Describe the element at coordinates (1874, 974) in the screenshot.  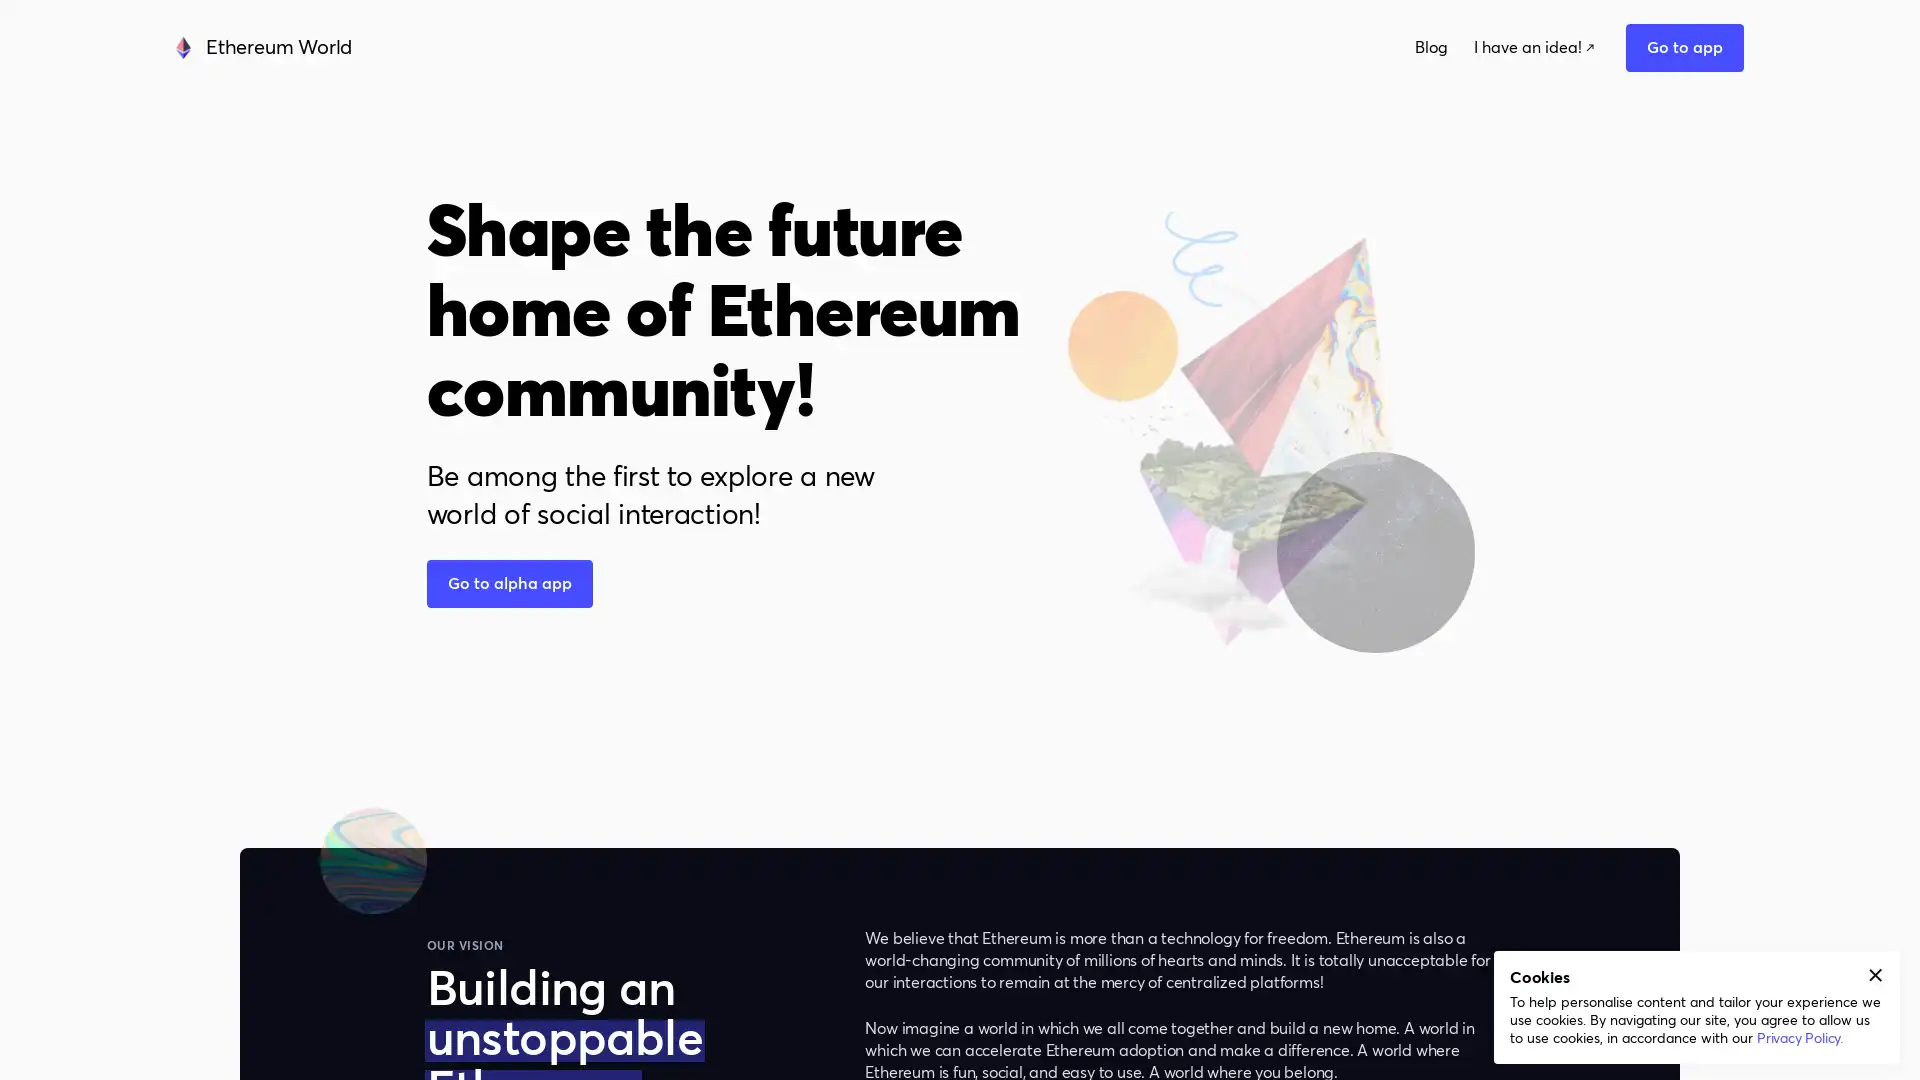
I see `Accept cookies` at that location.